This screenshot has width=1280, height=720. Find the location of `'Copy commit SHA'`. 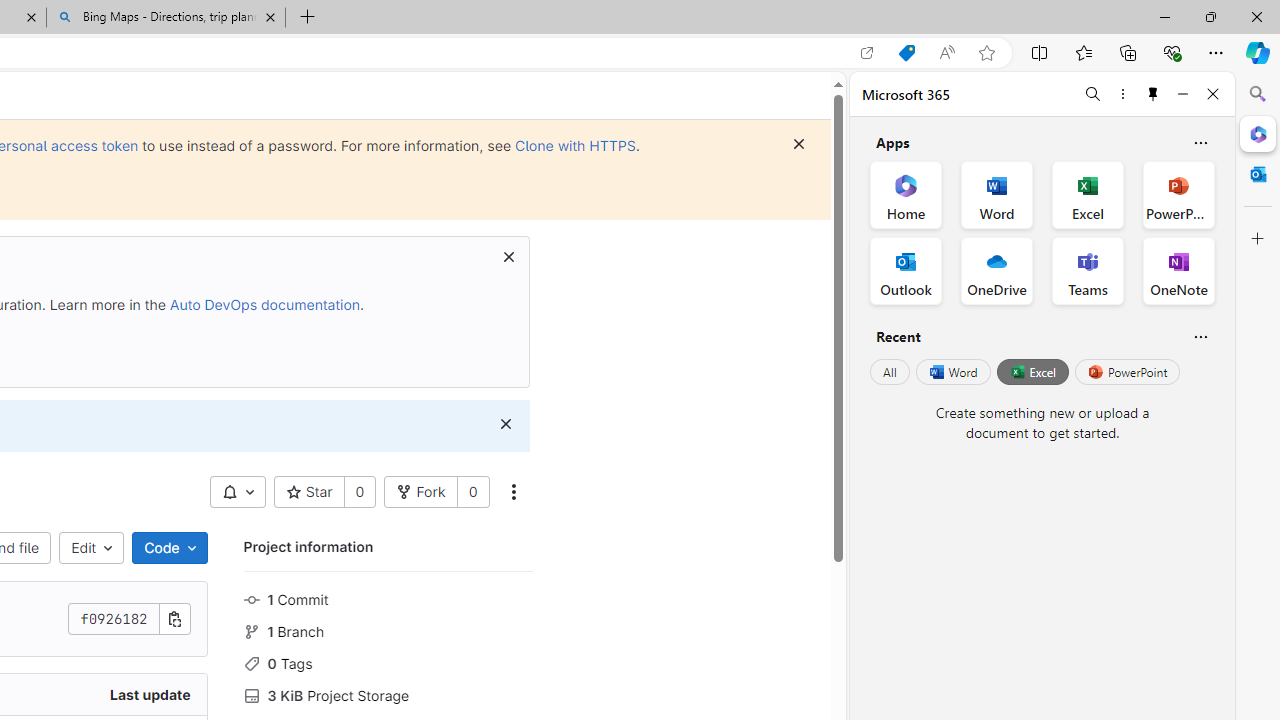

'Copy commit SHA' is located at coordinates (174, 618).